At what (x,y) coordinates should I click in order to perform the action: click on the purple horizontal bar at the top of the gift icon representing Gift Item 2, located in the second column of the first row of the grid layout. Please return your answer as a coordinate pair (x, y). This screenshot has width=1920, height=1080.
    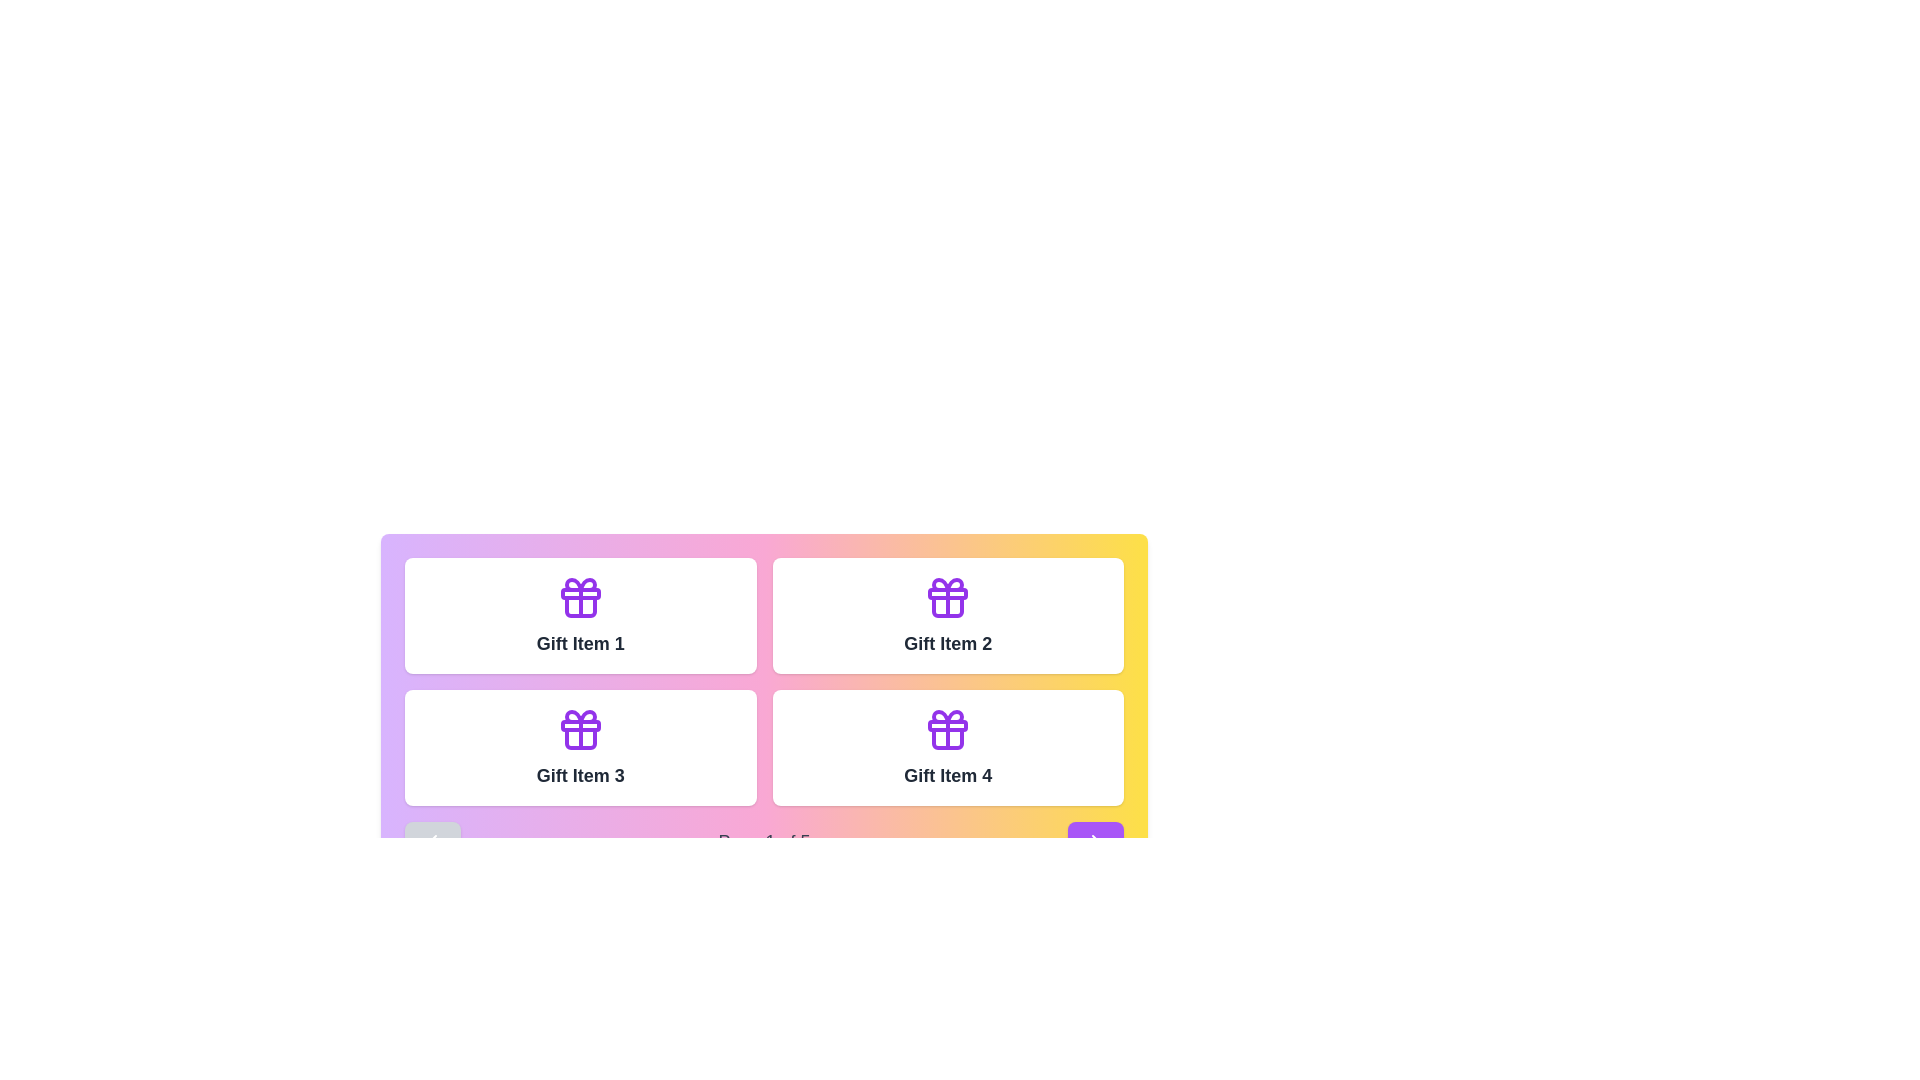
    Looking at the image, I should click on (947, 593).